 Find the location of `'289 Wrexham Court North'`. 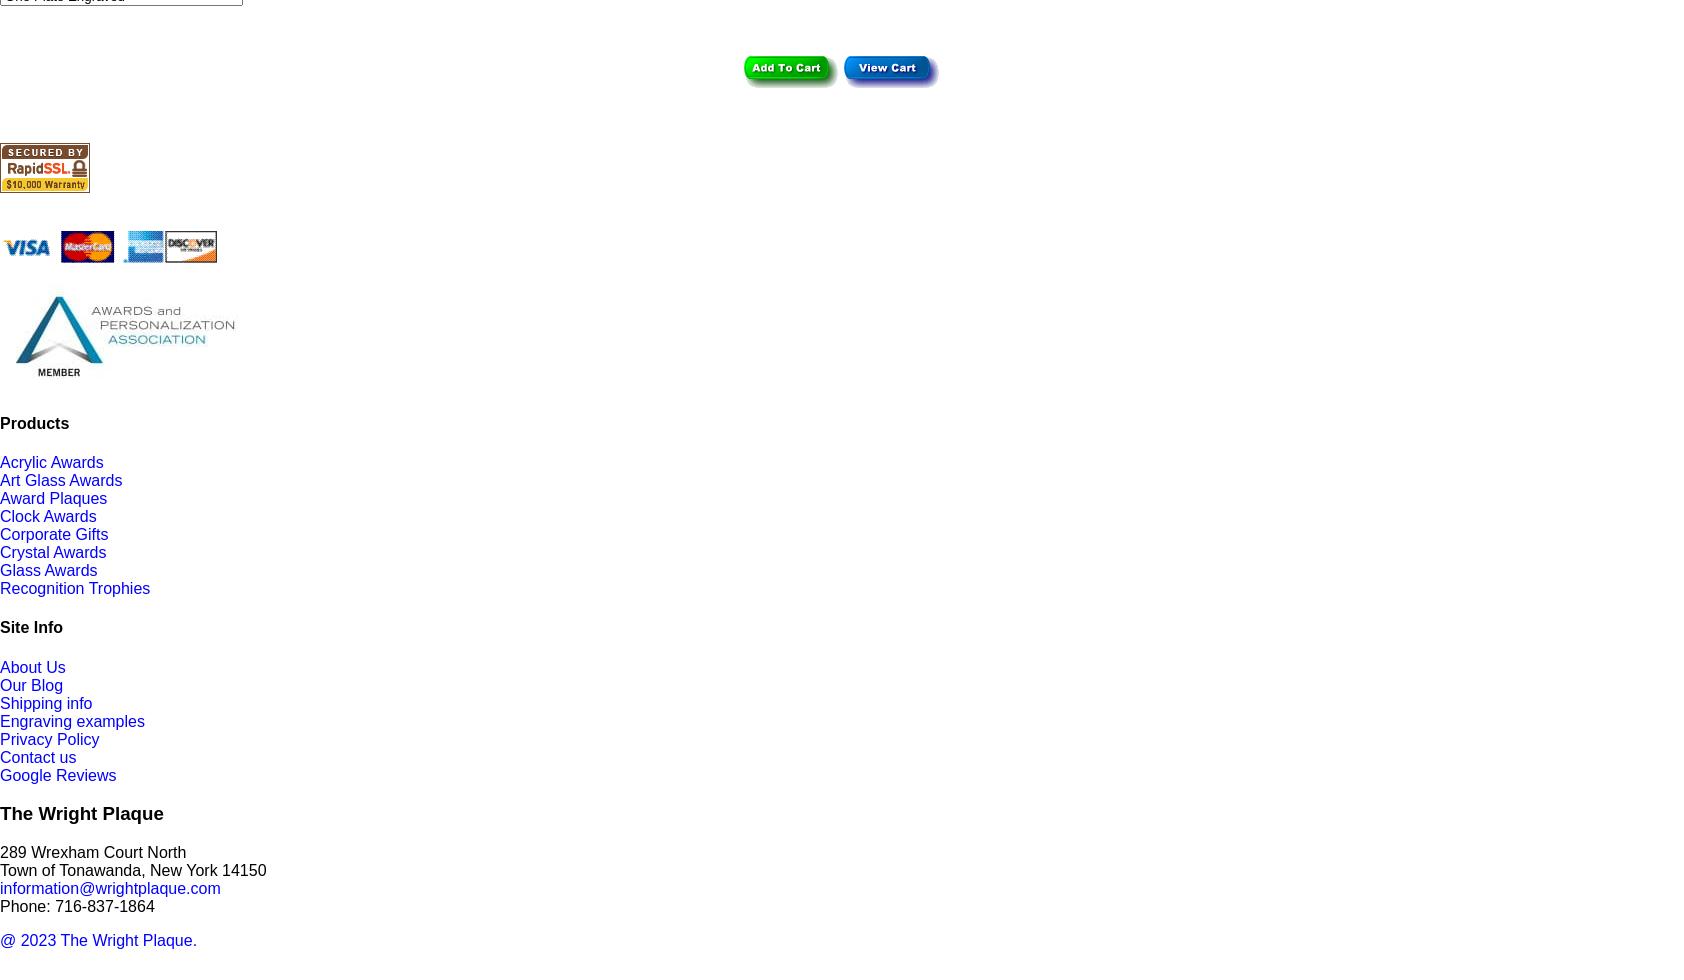

'289 Wrexham Court North' is located at coordinates (91, 852).